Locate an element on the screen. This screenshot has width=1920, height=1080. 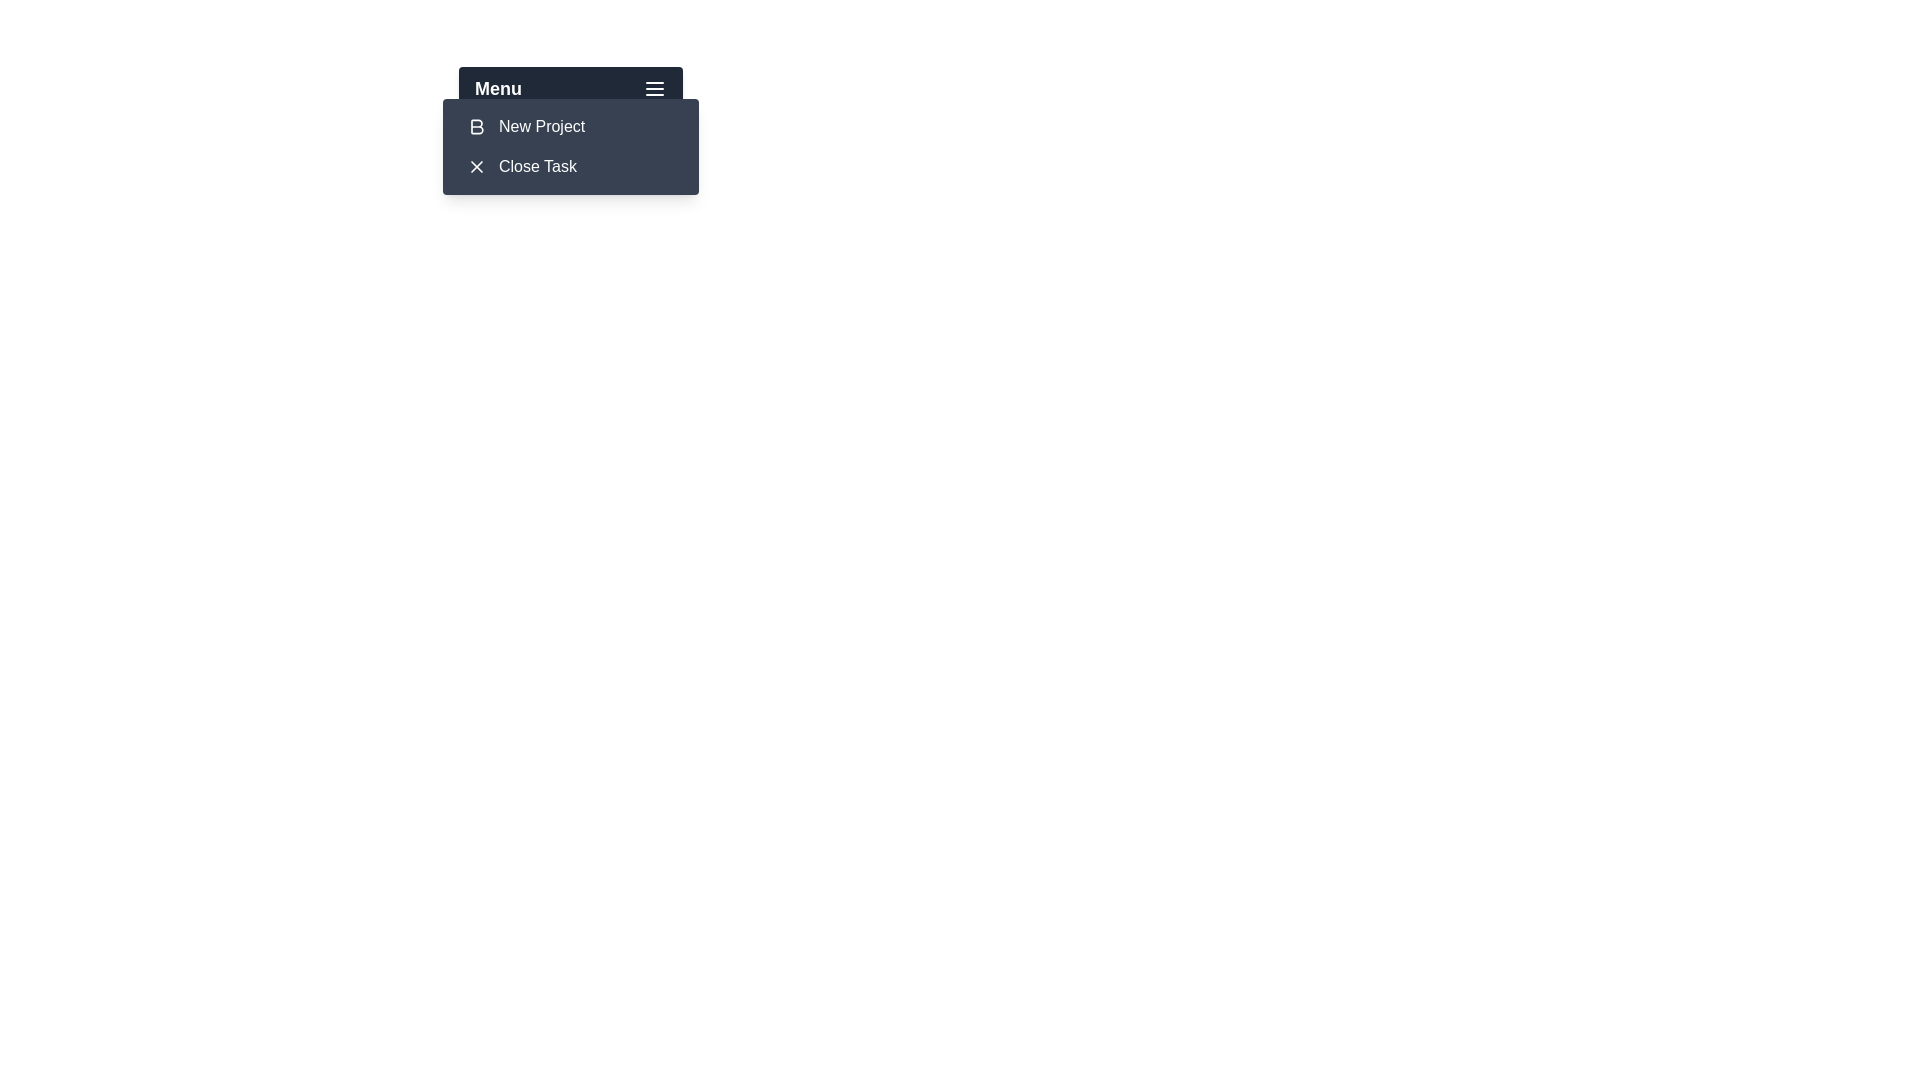
the graphical icon within the SVG element that indicates a close or cancel action, located under the 'Close Task' label in the dropdown menu is located at coordinates (475, 165).